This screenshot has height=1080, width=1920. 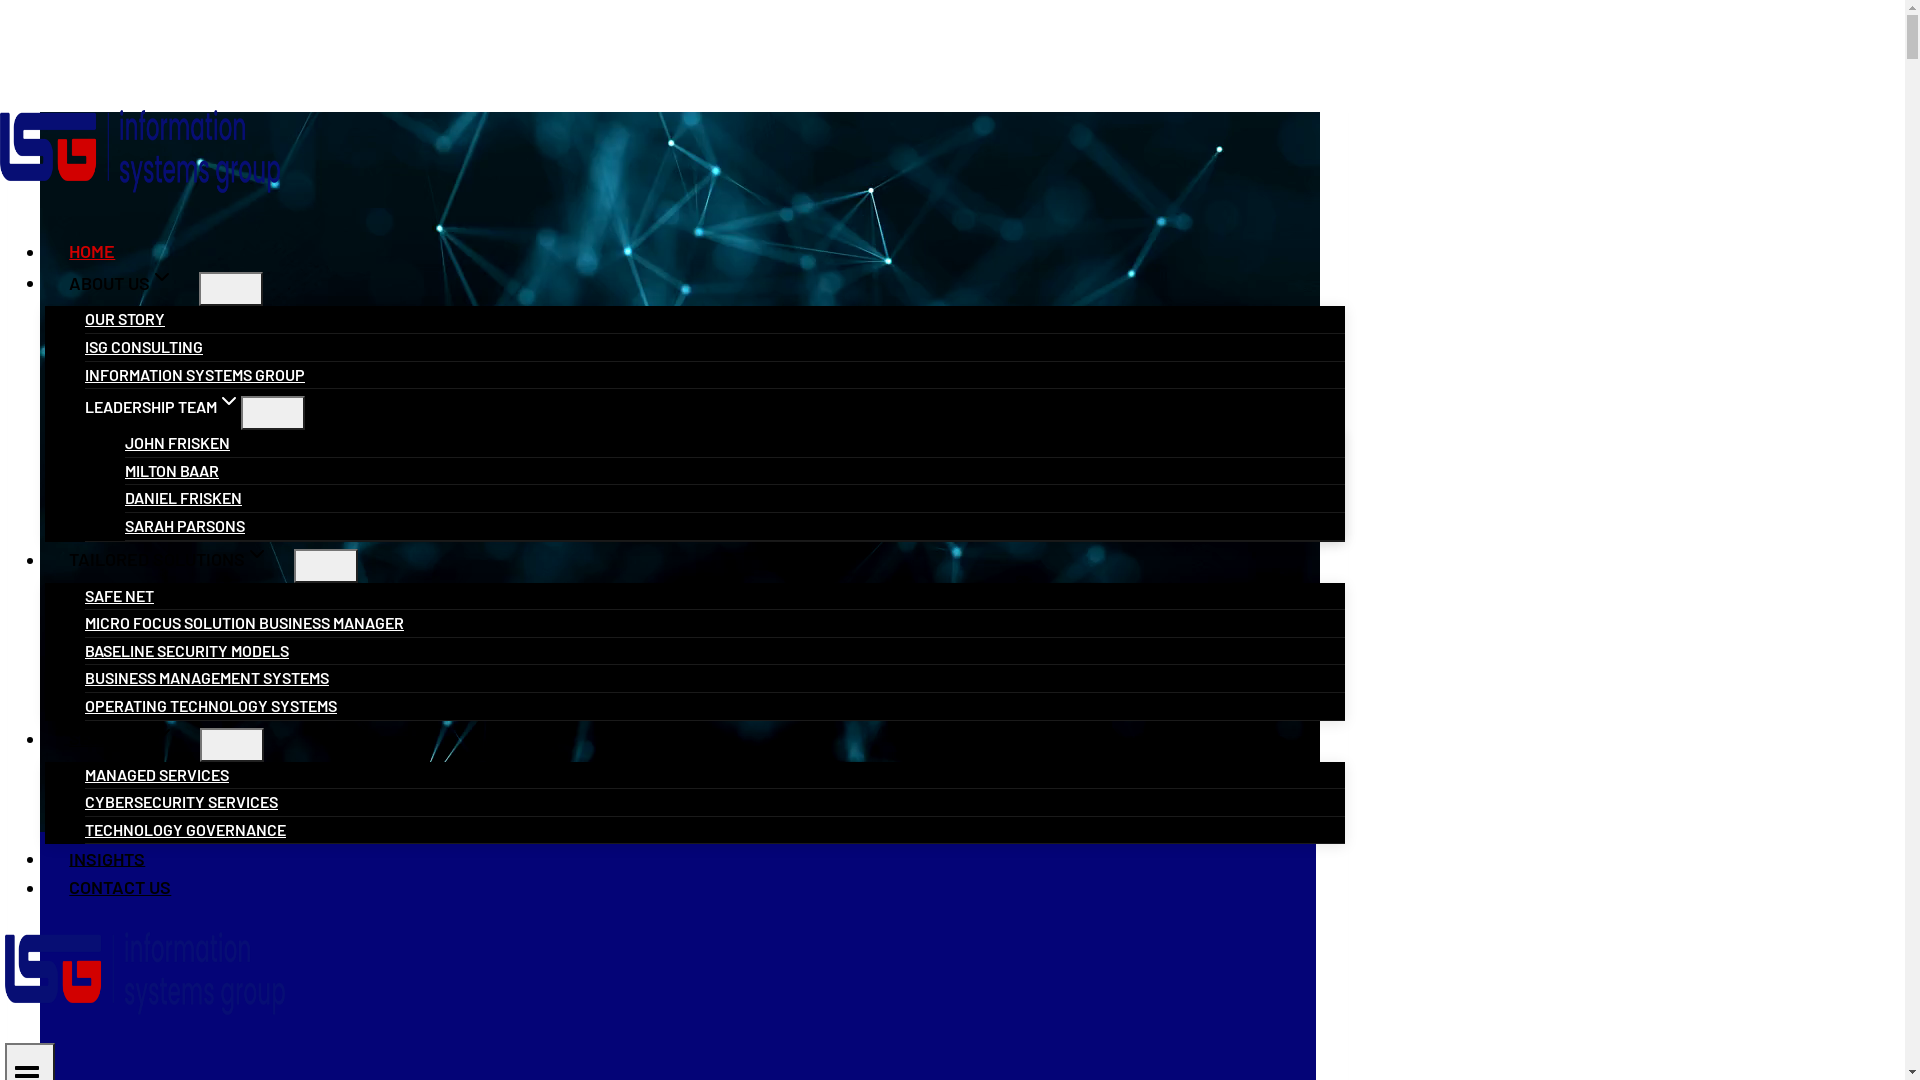 What do you see at coordinates (44, 249) in the screenshot?
I see `'HOME'` at bounding box center [44, 249].